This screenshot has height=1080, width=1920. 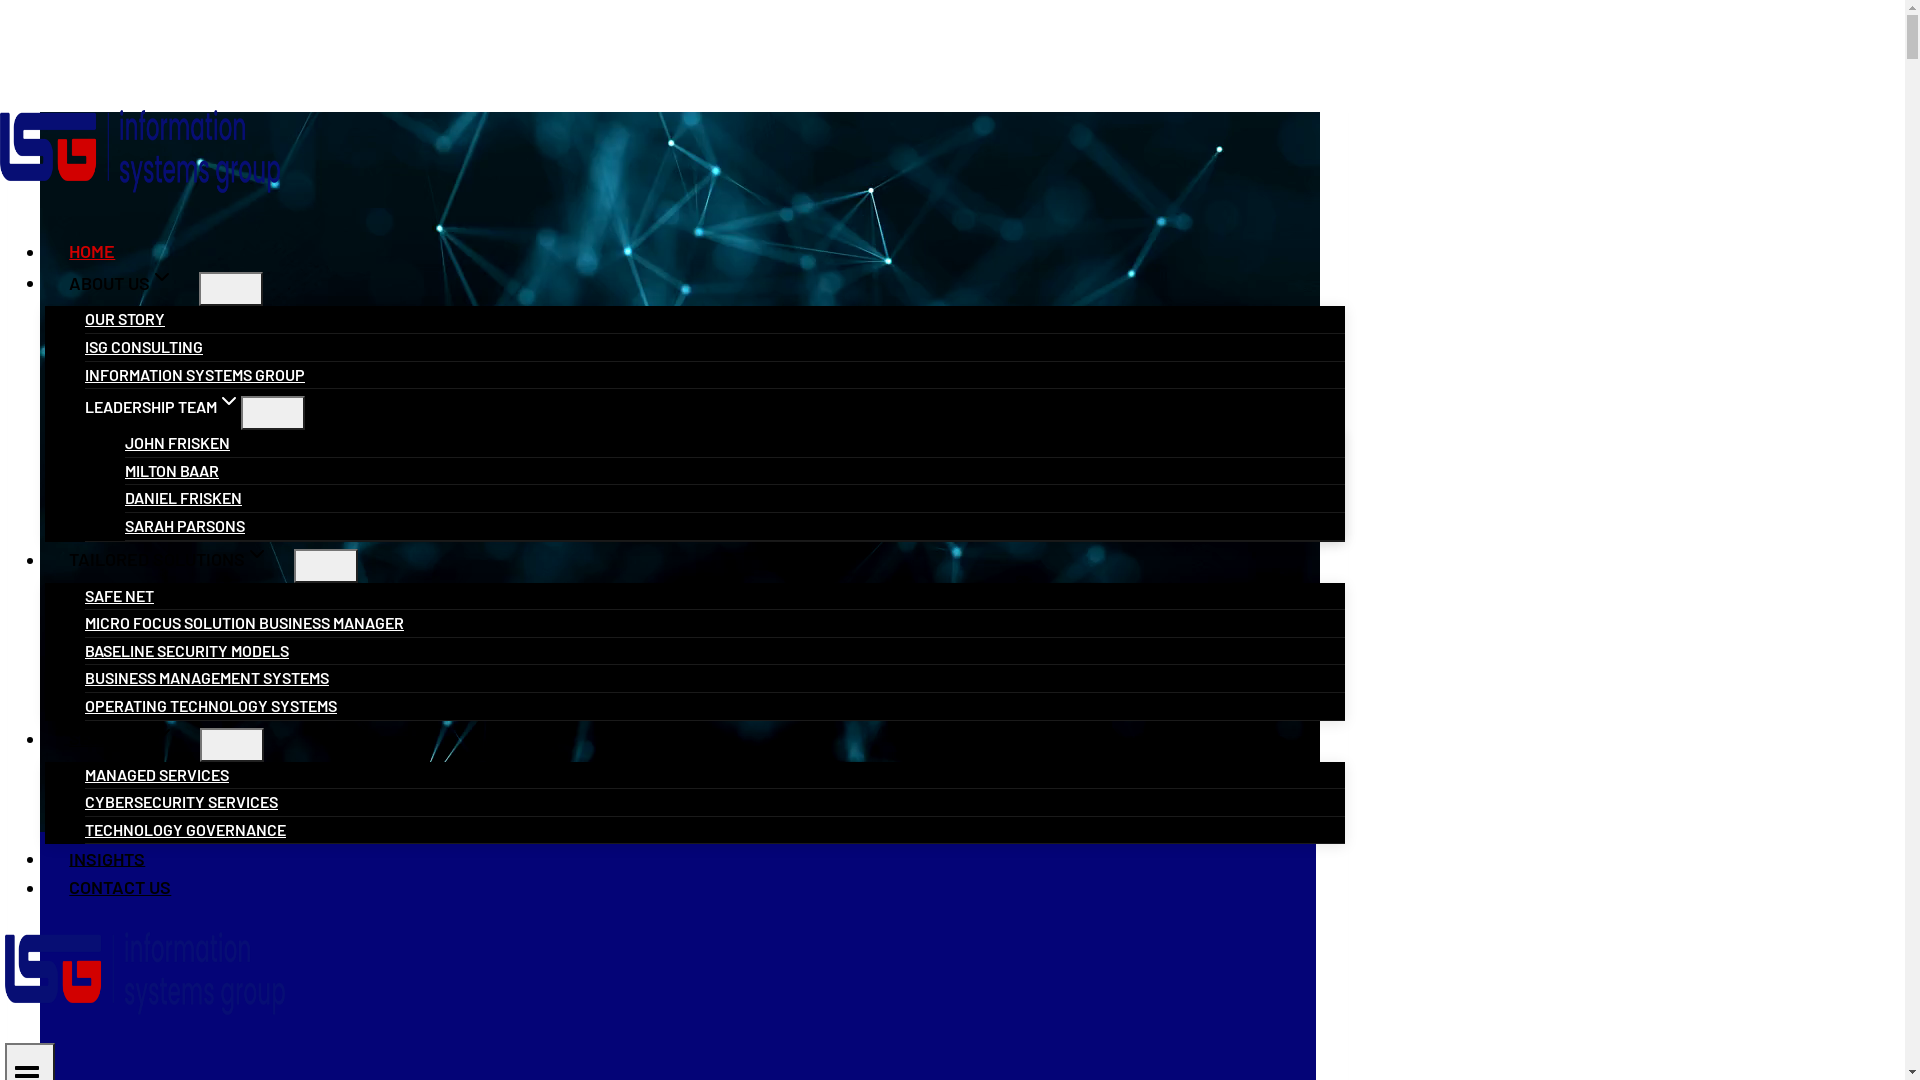 What do you see at coordinates (44, 249) in the screenshot?
I see `'HOME'` at bounding box center [44, 249].